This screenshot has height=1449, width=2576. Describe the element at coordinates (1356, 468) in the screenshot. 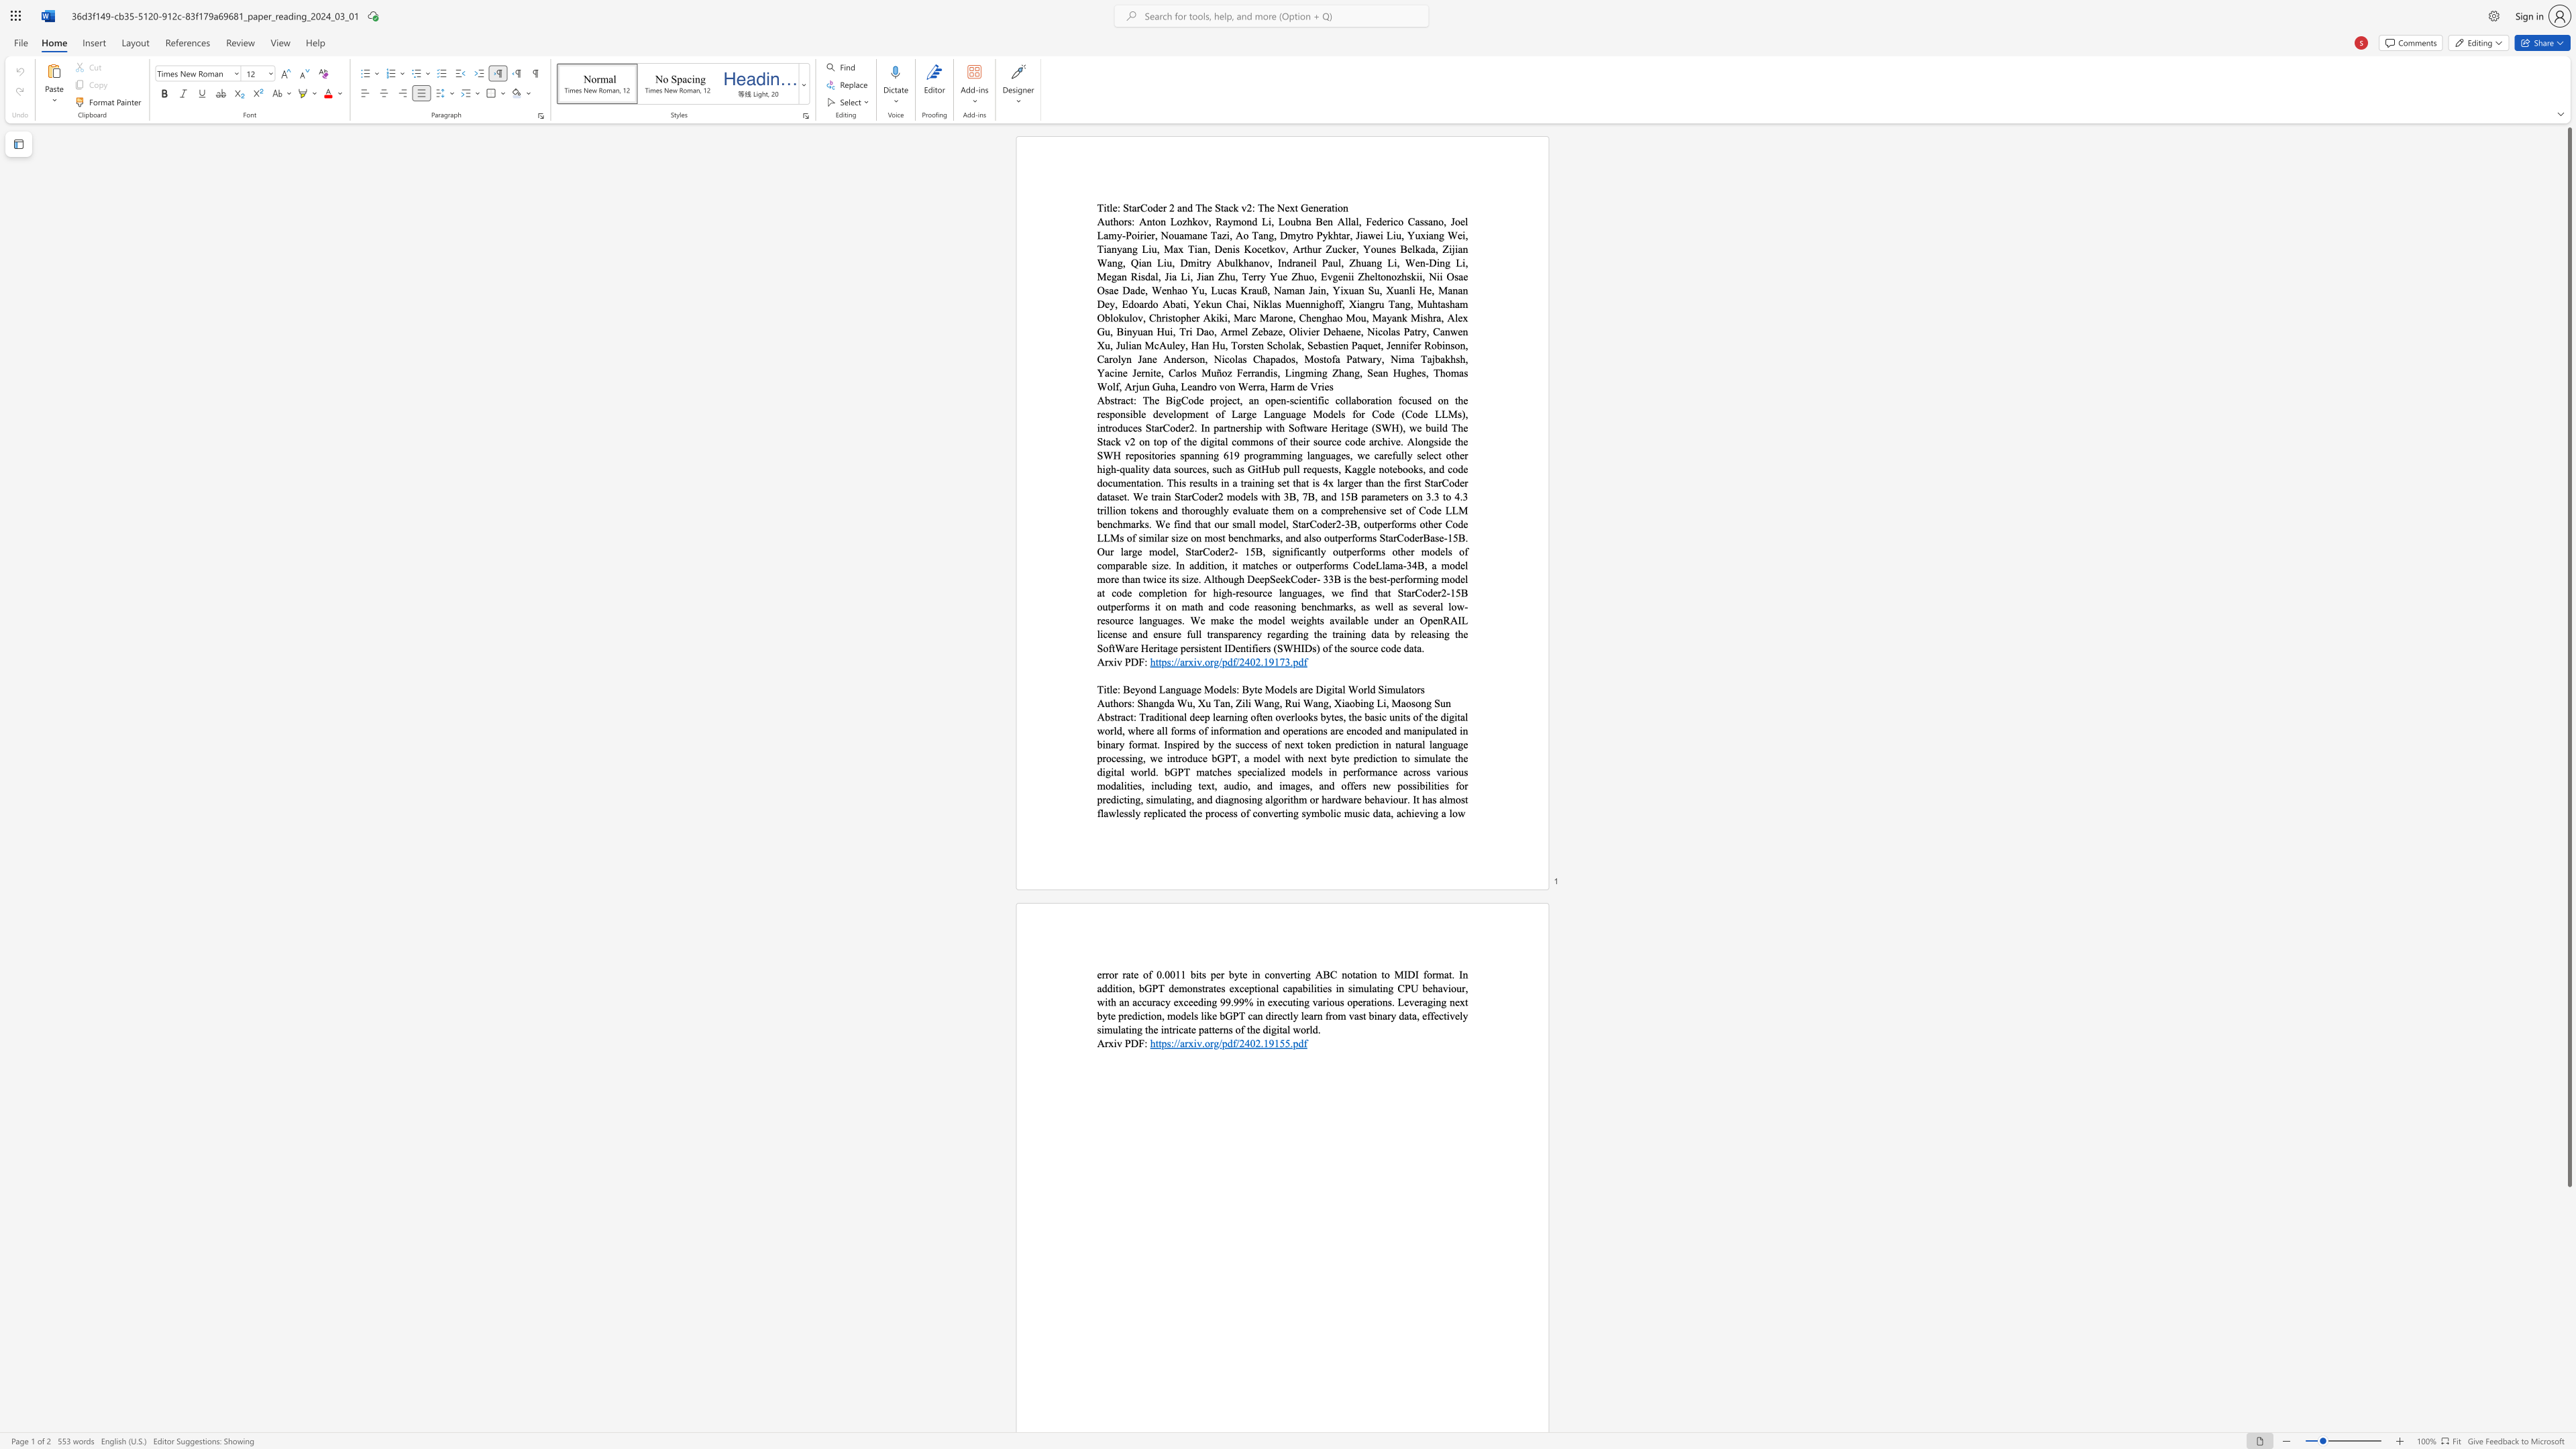

I see `the subset text "ggle notebooks, and code documentation. This results in a training set that is 4x larger than the first StarCoder dataset. We train StarCoder2 models with 3B, 7B, and 15B parameters on 3.3 to 4.3 trillion tokens and thoroughly evaluate them on a comprehensive set of Code LLM benchmarks. We find that our small model, StarCoder2-3B, outperforms other Code LLMs of similar size on most benchmarks, and also outperforms StarCoderBase-15B. Our large model, StarCoder2- 15B, significantly outperforms other models of comparable size. In addition, it matches or outperforms CodeLlama-34B, a model more than twice its size. Although DeepSeekCoder- 33B is the best-performing model at code completion for high-resource languages, we find that StarCoder2-15B outperforms it on math and code reasoning benchmarks, as well as several low-resource languages. We make the model weights available under an OpenRAIL license and ensure full transparency regarding t" within the text "The BigCode project, an open-scientific collaboration focused on the responsible development of Large Language Models for Code (Code LLMs), introduces StarCoder2. In partnership with Software Heritage (SWH), we build The Stack v2 on top of the digital commons of their source code archive. Alongside the SWH repositories spanning 619 programming languages, we carefully select other high-quality data sources, such as GitHub pull requests, Kaggle notebooks, and code documentation. This results in a training set that is 4x larger than the first StarCoder dataset. We train StarCoder2 models with 3B, 7B, and 15B parameters on 3.3 to 4.3 trillion tokens and thoroughly evaluate them on a comprehensive set of Code LLM benchmarks. We find that our small model, StarCoder2-3B, outperforms other Code LLMs of similar size on most benchmarks, and also outperforms StarCoderBase-15B. Our large model, StarCoder2- 15B, significantly outperforms other models of comparable size. In addition, it matches or outperforms CodeLlama-34B, a model more than twice its size. Although DeepSeekCoder- 33B is the best-performing model at code completion for high-resource languages, we find that StarCoder2-15B outperforms it on math and code reasoning benchmarks, as well as several low-resource languages. We make the model weights available under an OpenRAIL license and ensure full transparency regarding the training data by releasing the SoftWare Heritage persistent IDentifiers (SWHIDs) of the source code data."` at that location.